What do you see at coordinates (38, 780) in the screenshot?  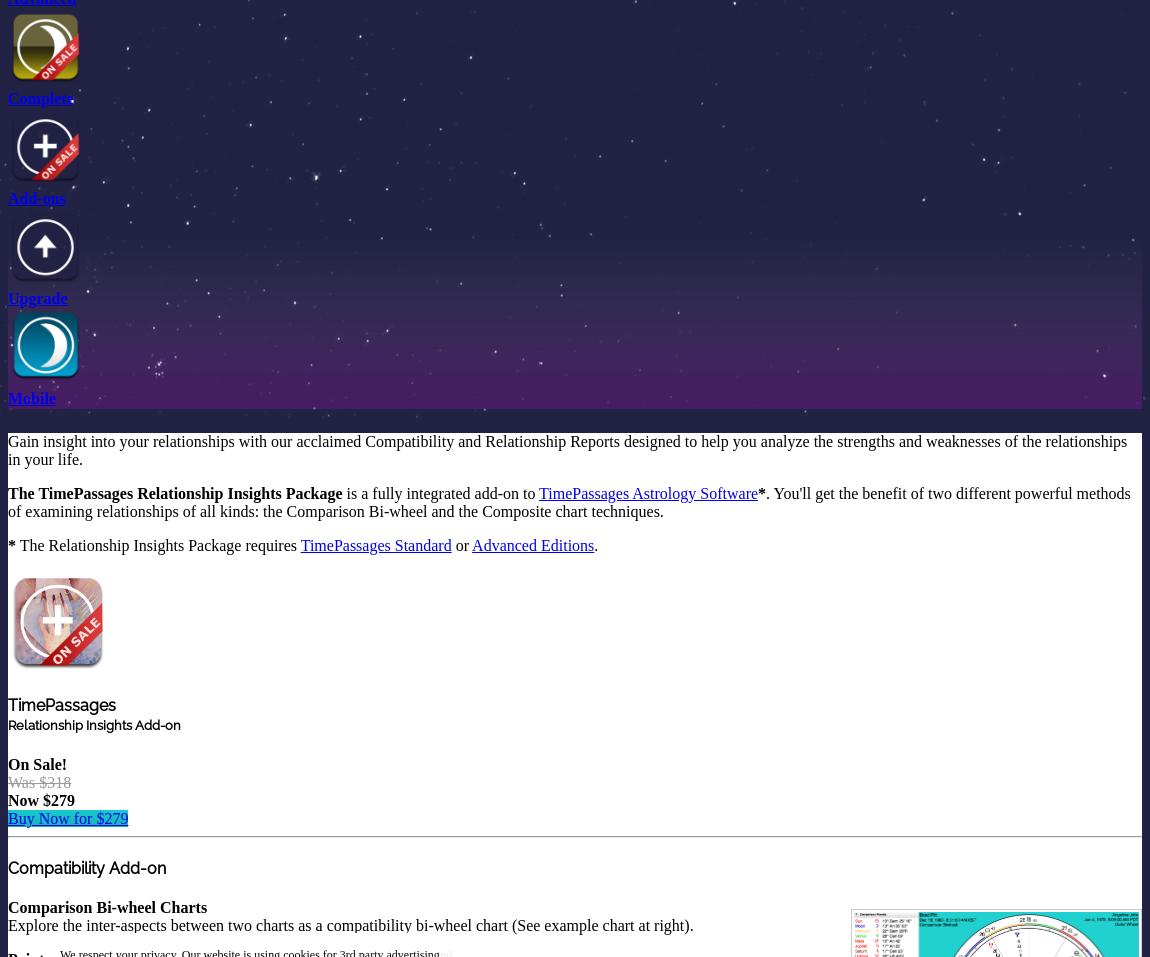 I see `'Was $318'` at bounding box center [38, 780].